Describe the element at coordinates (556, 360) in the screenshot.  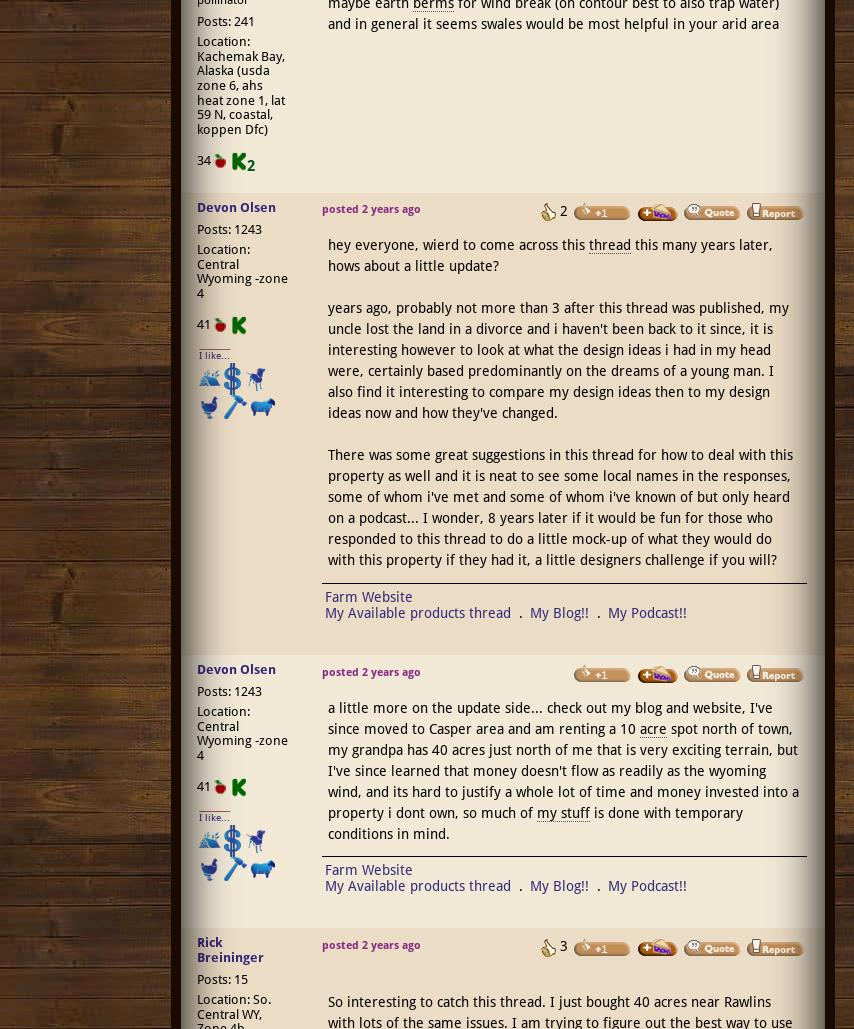
I see `'years ago, probably not more than 3 after this thread was published, my uncle lost the land in a divorce and i haven't been back to it since, it is interesting however to look at what the design ideas i had in my head were, certainly based predominantly on the dreams of a young man. I also find it interesting to compare my design ideas then to my design ideas now and how they've changed.'` at that location.